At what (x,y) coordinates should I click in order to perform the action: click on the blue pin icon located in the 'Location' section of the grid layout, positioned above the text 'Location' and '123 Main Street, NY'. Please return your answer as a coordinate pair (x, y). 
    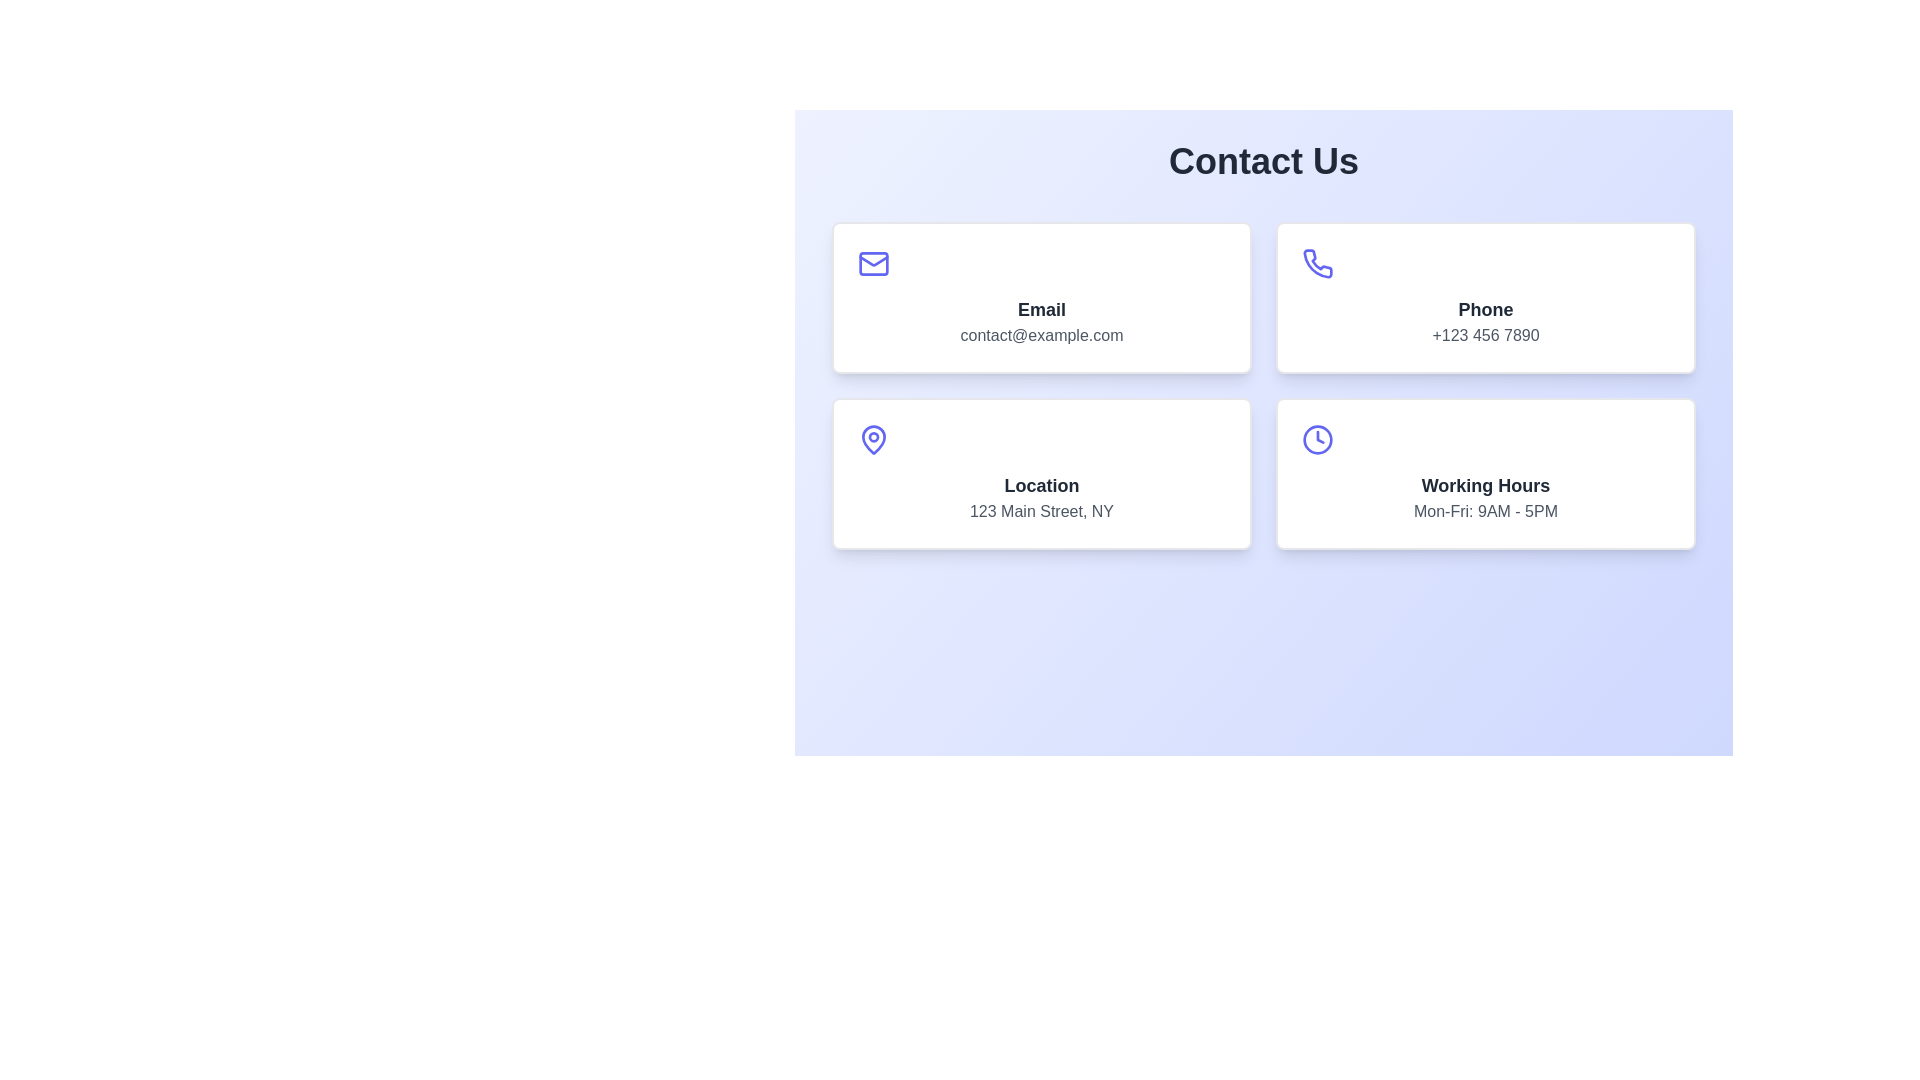
    Looking at the image, I should click on (873, 438).